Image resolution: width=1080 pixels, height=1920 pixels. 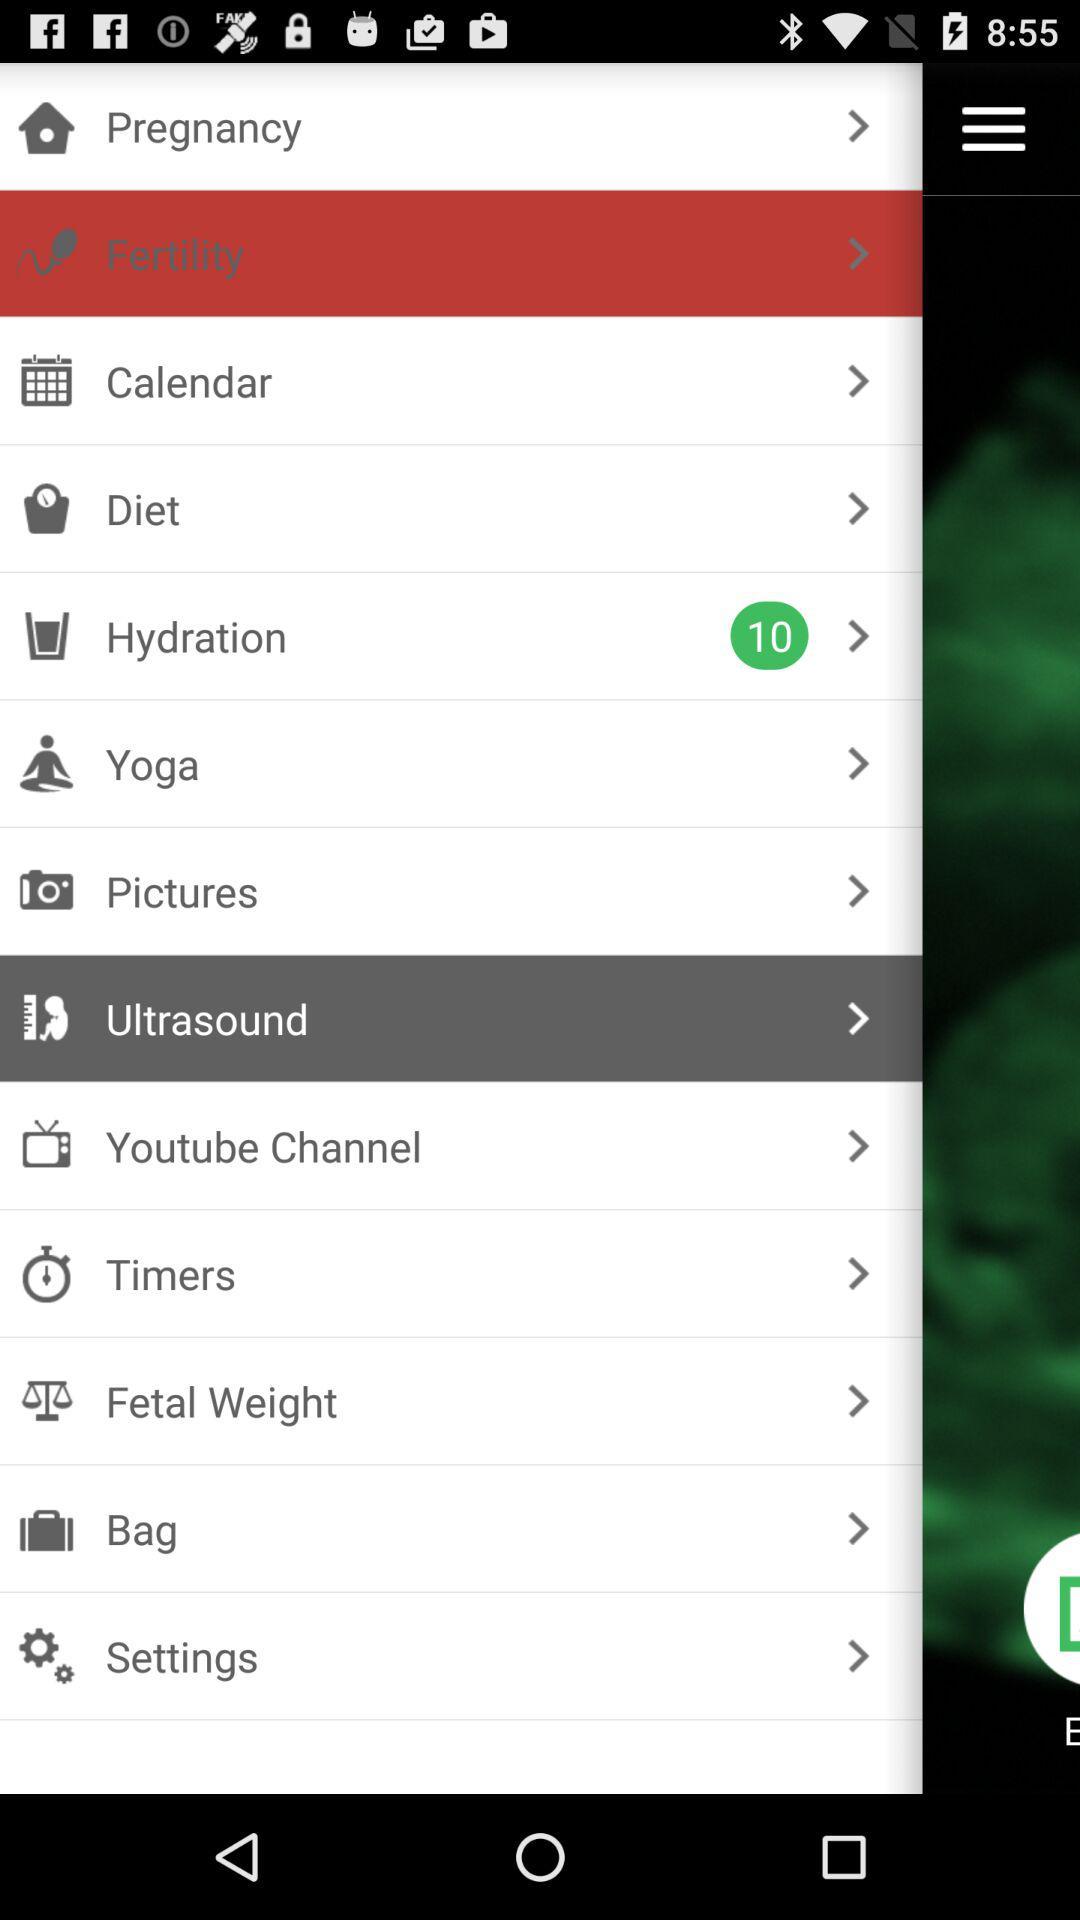 I want to click on the menu icon, so click(x=993, y=137).